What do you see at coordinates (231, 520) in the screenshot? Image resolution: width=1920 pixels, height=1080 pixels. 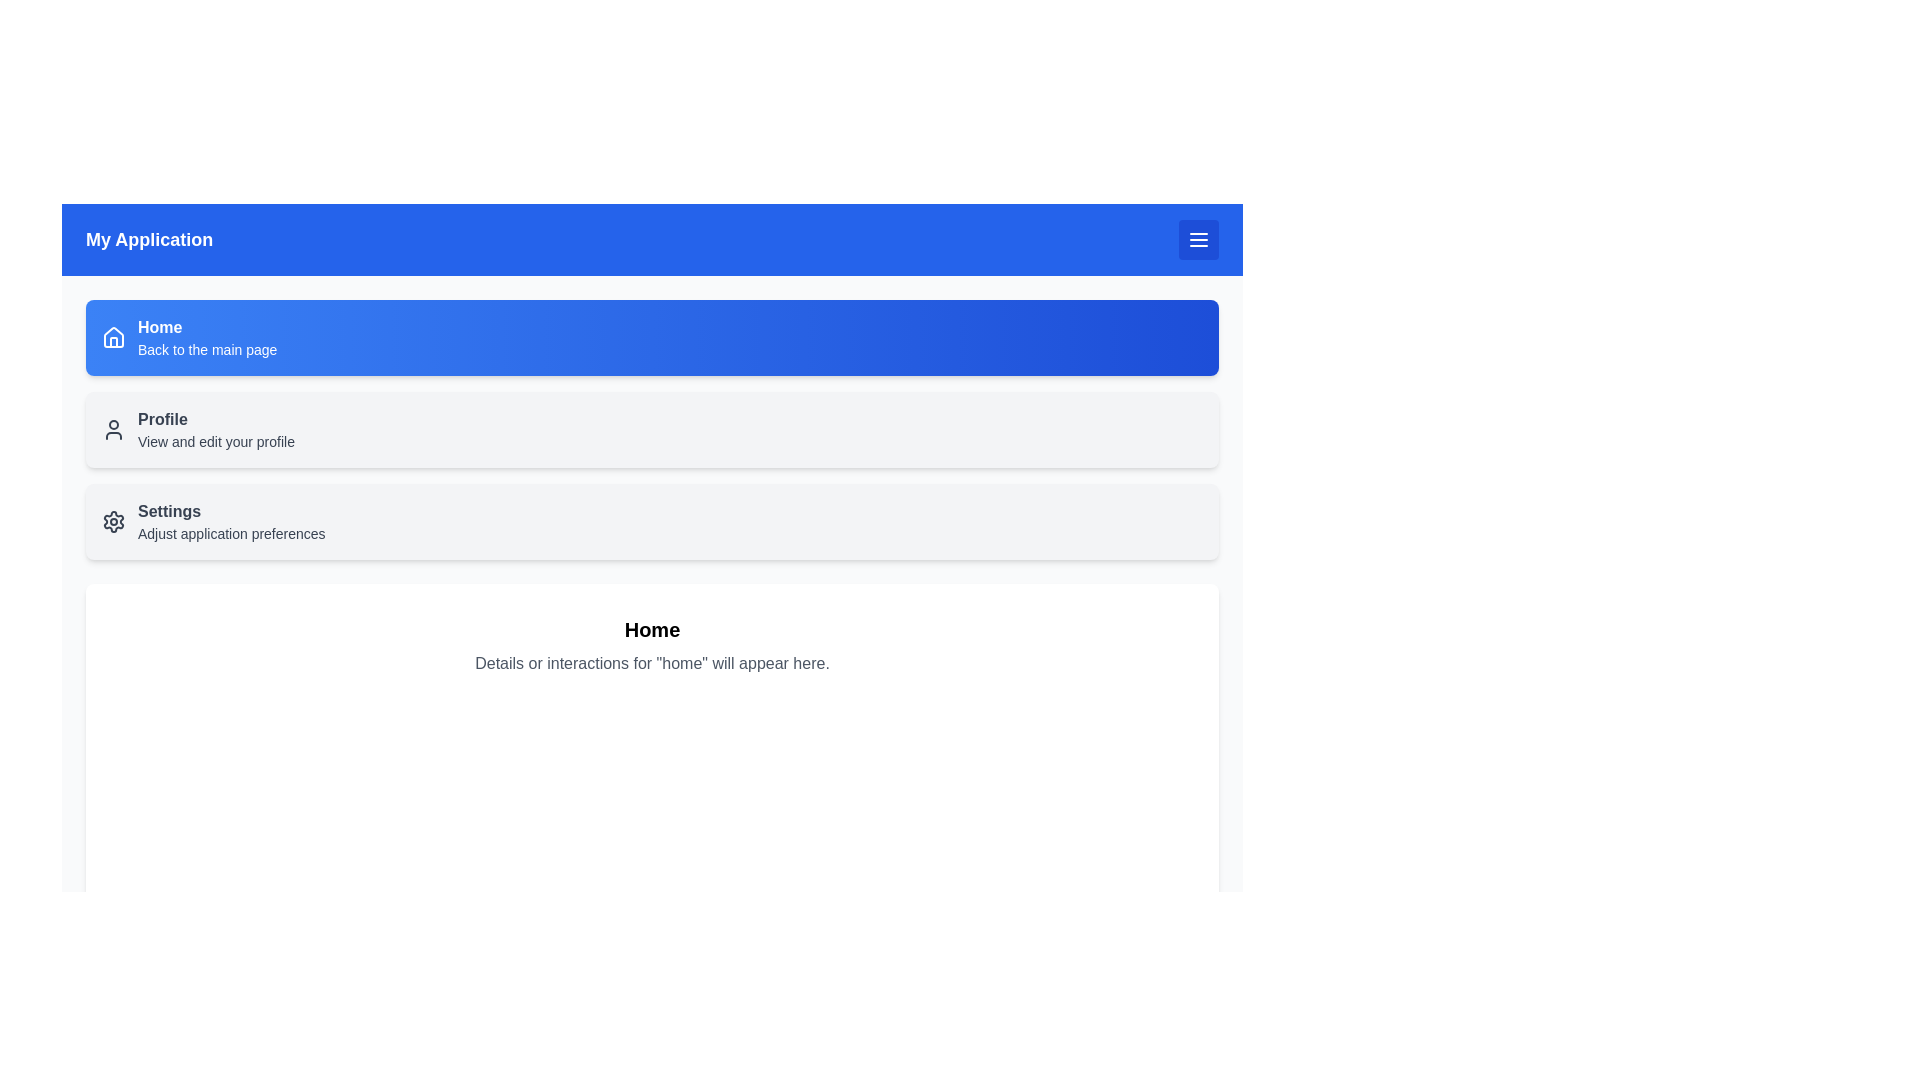 I see `the 'Settings' text label in the left sidebar menu, which provides descriptive text for the 'Settings' option` at bounding box center [231, 520].